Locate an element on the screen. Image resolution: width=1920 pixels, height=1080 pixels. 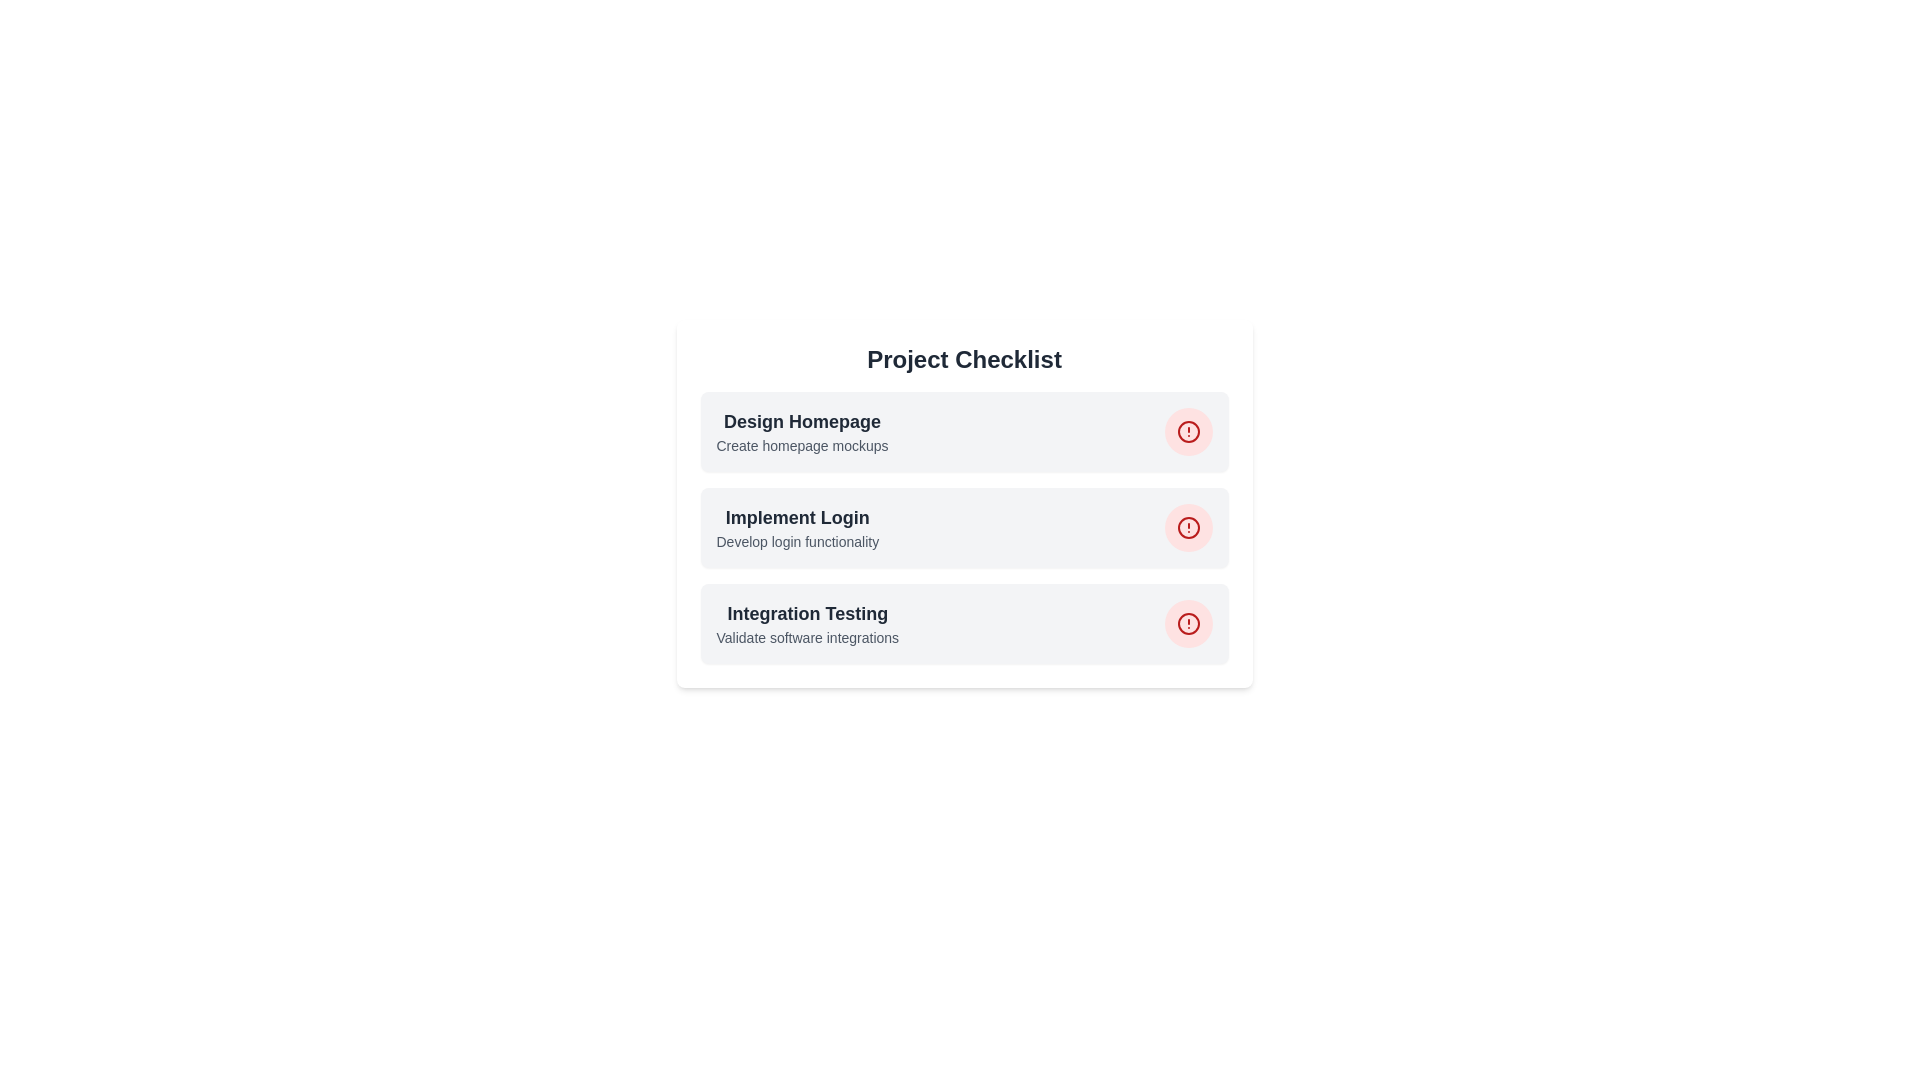
the red circular graphical element located within the second list item under 'Project Checklist,' adjacent to the 'Implement Login' task is located at coordinates (1188, 527).